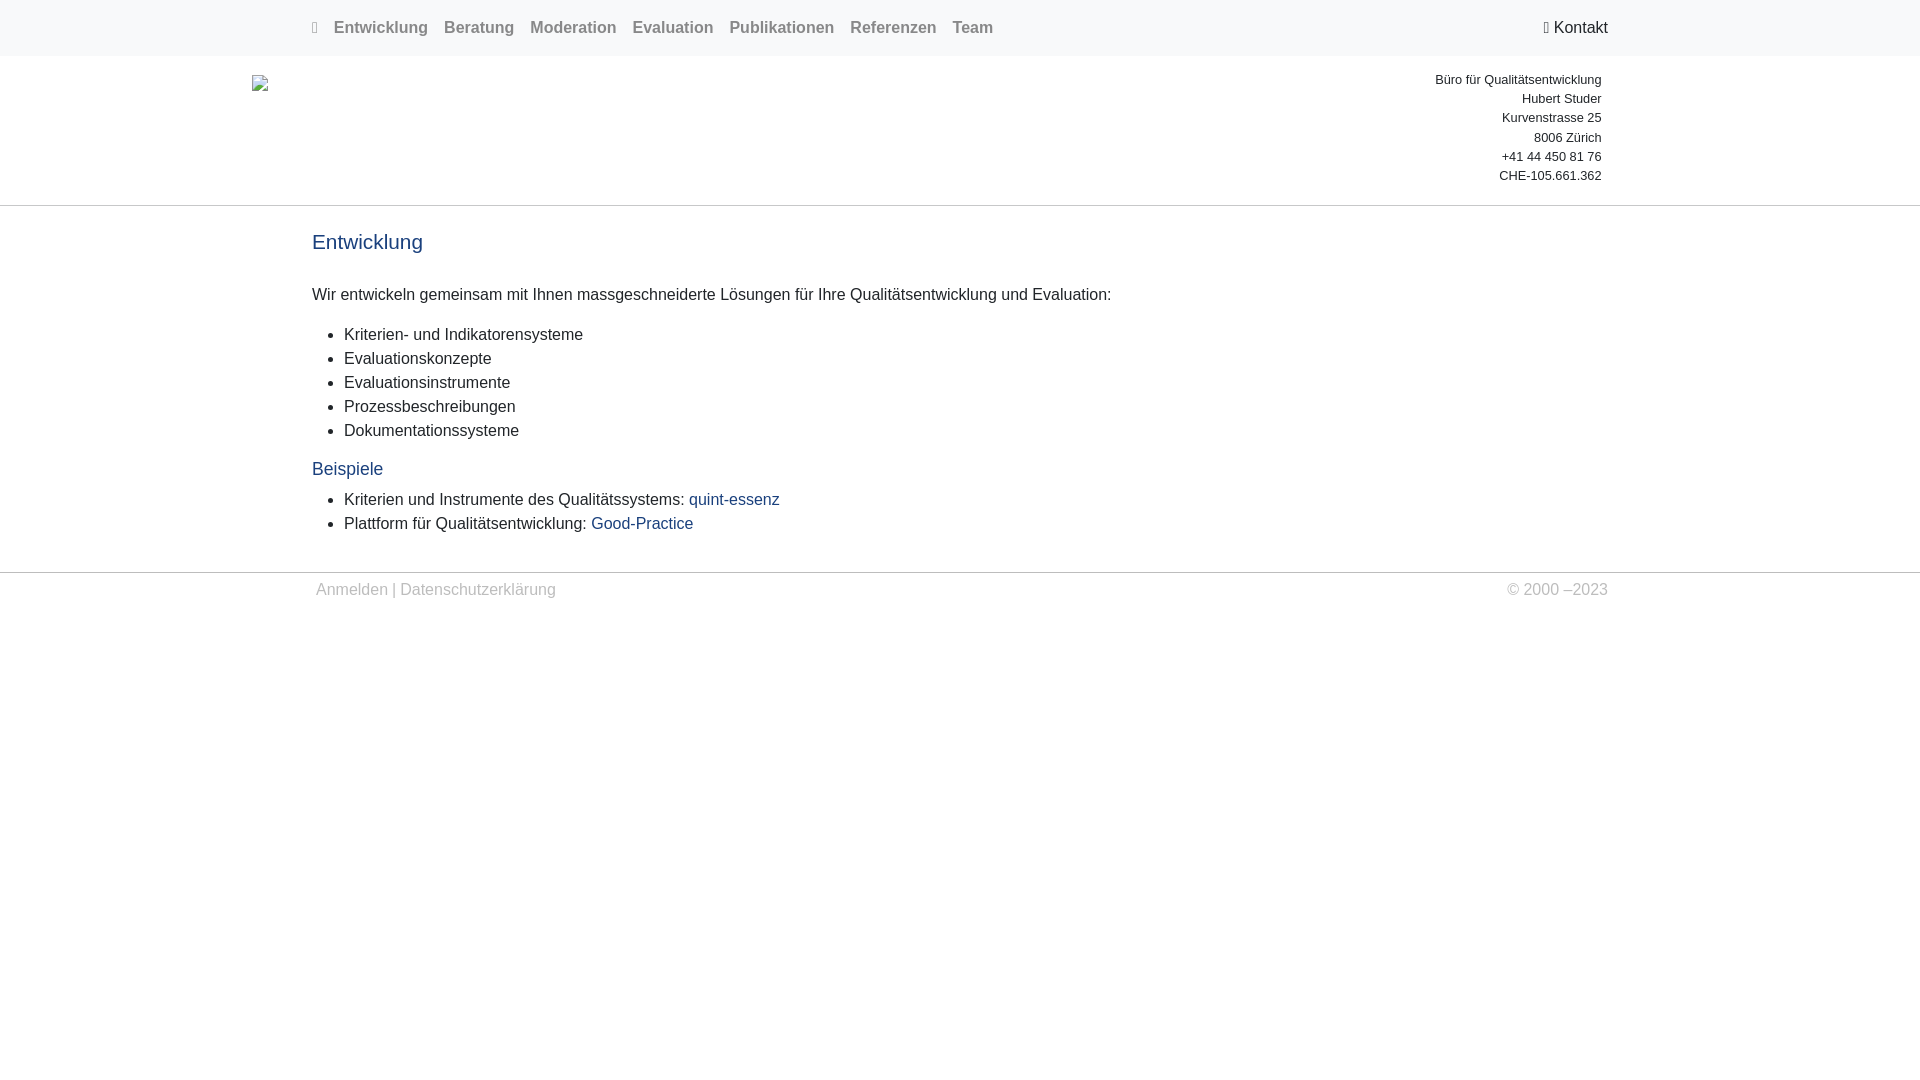  What do you see at coordinates (380, 27) in the screenshot?
I see `'Entwicklung'` at bounding box center [380, 27].